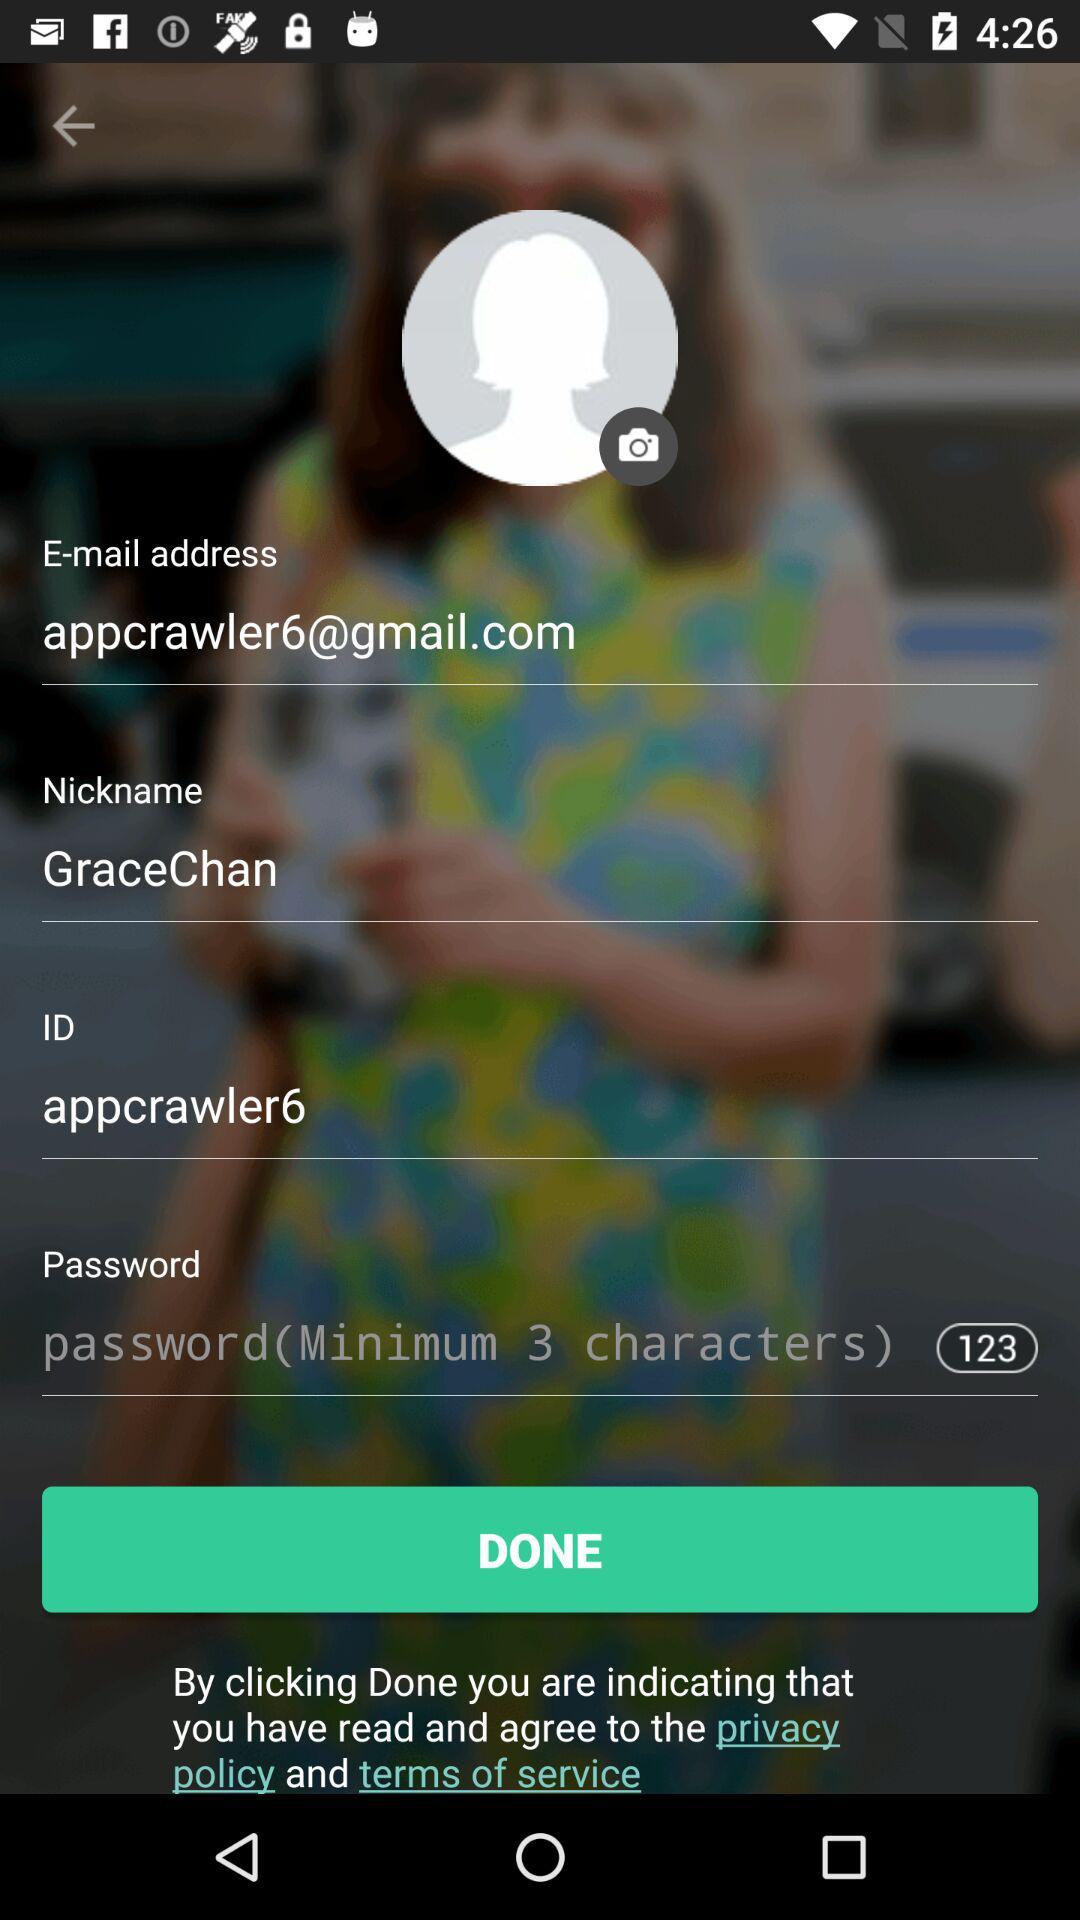  I want to click on the arrow_backward icon, so click(72, 124).